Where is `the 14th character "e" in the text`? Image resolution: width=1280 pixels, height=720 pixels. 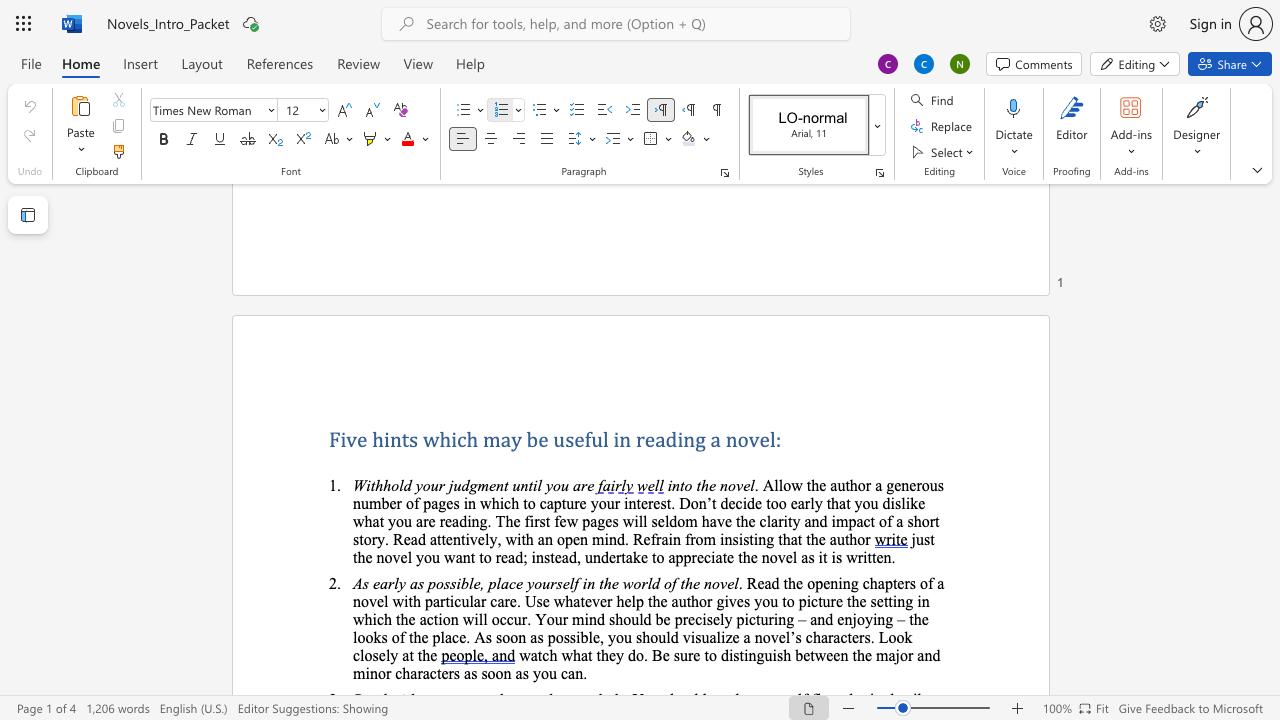 the 14th character "e" in the text is located at coordinates (862, 600).